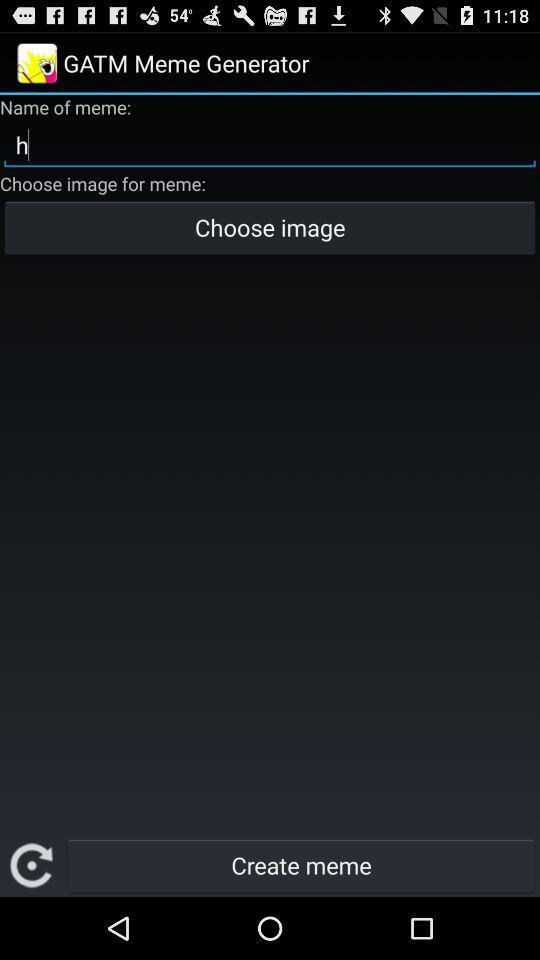 The image size is (540, 960). What do you see at coordinates (30, 926) in the screenshot?
I see `the refresh icon` at bounding box center [30, 926].